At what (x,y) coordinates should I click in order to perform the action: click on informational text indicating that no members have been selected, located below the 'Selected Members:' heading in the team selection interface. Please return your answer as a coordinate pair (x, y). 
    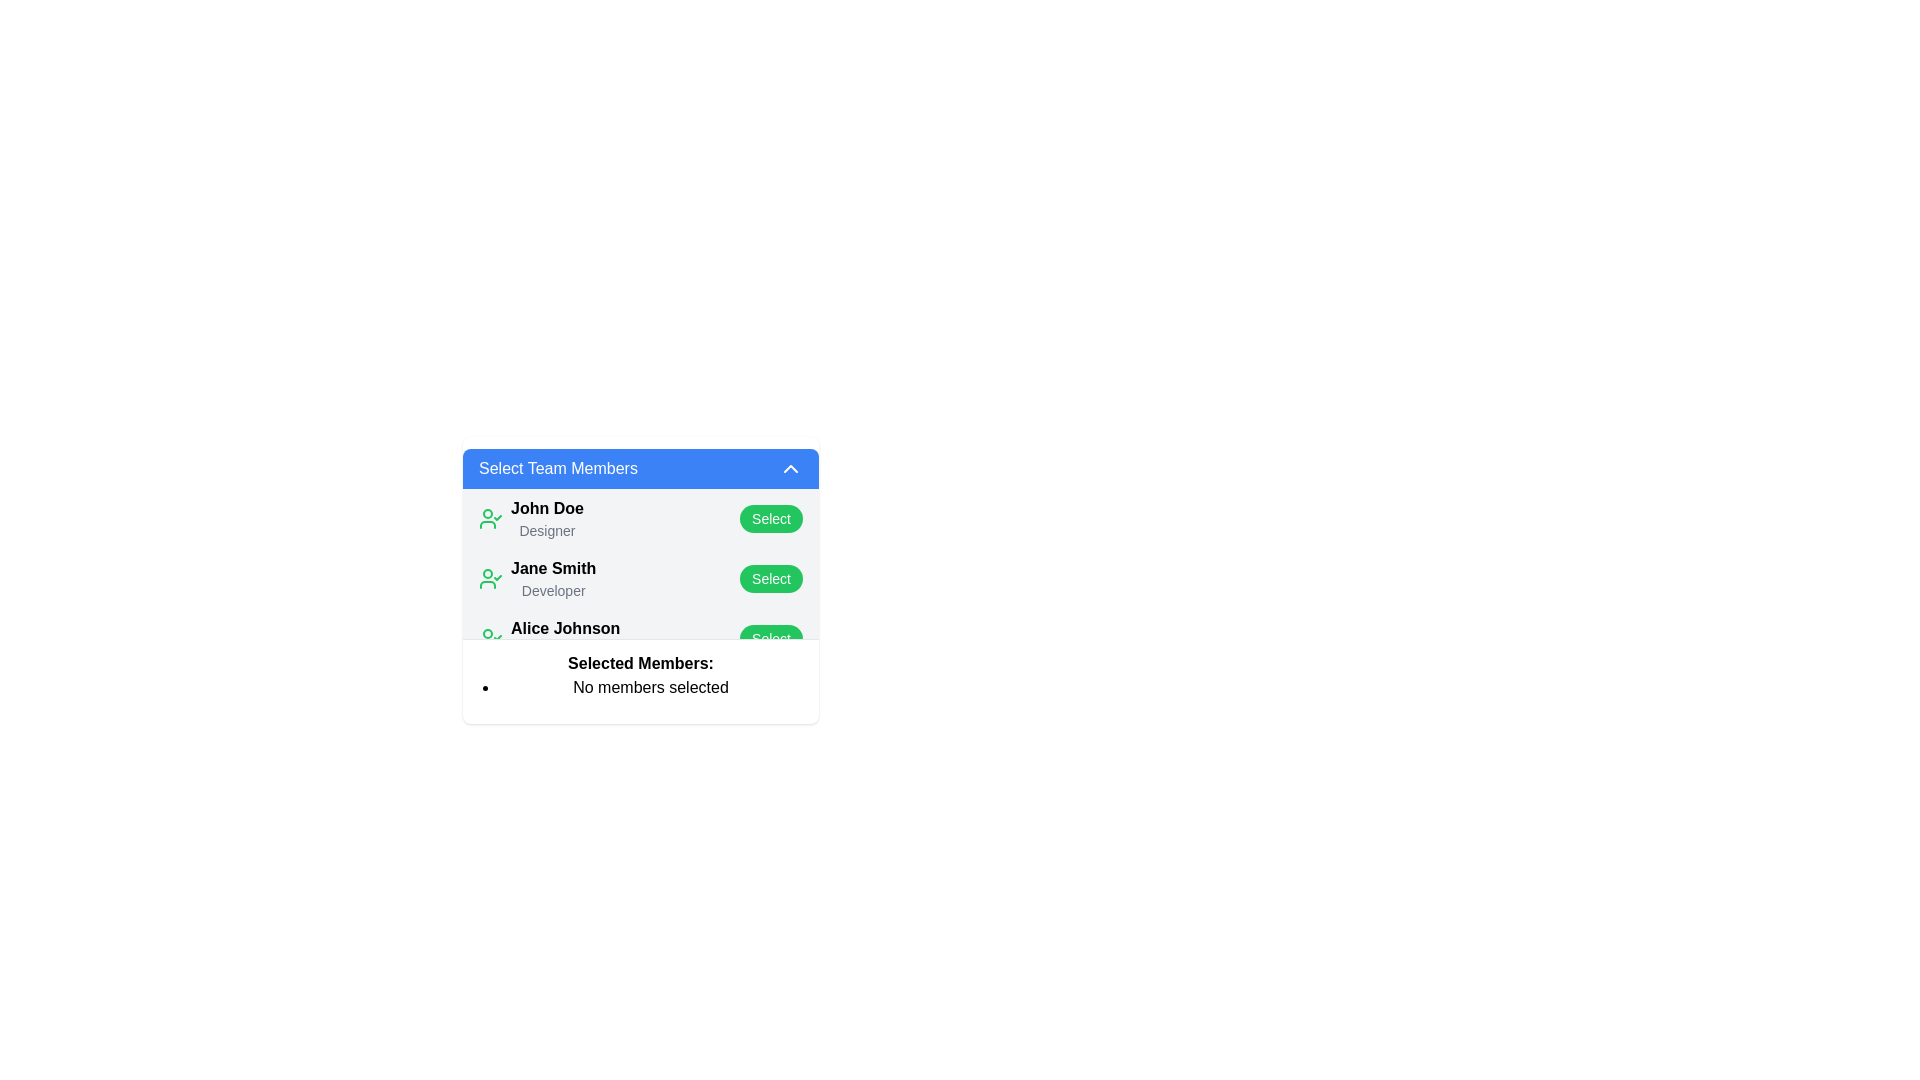
    Looking at the image, I should click on (641, 686).